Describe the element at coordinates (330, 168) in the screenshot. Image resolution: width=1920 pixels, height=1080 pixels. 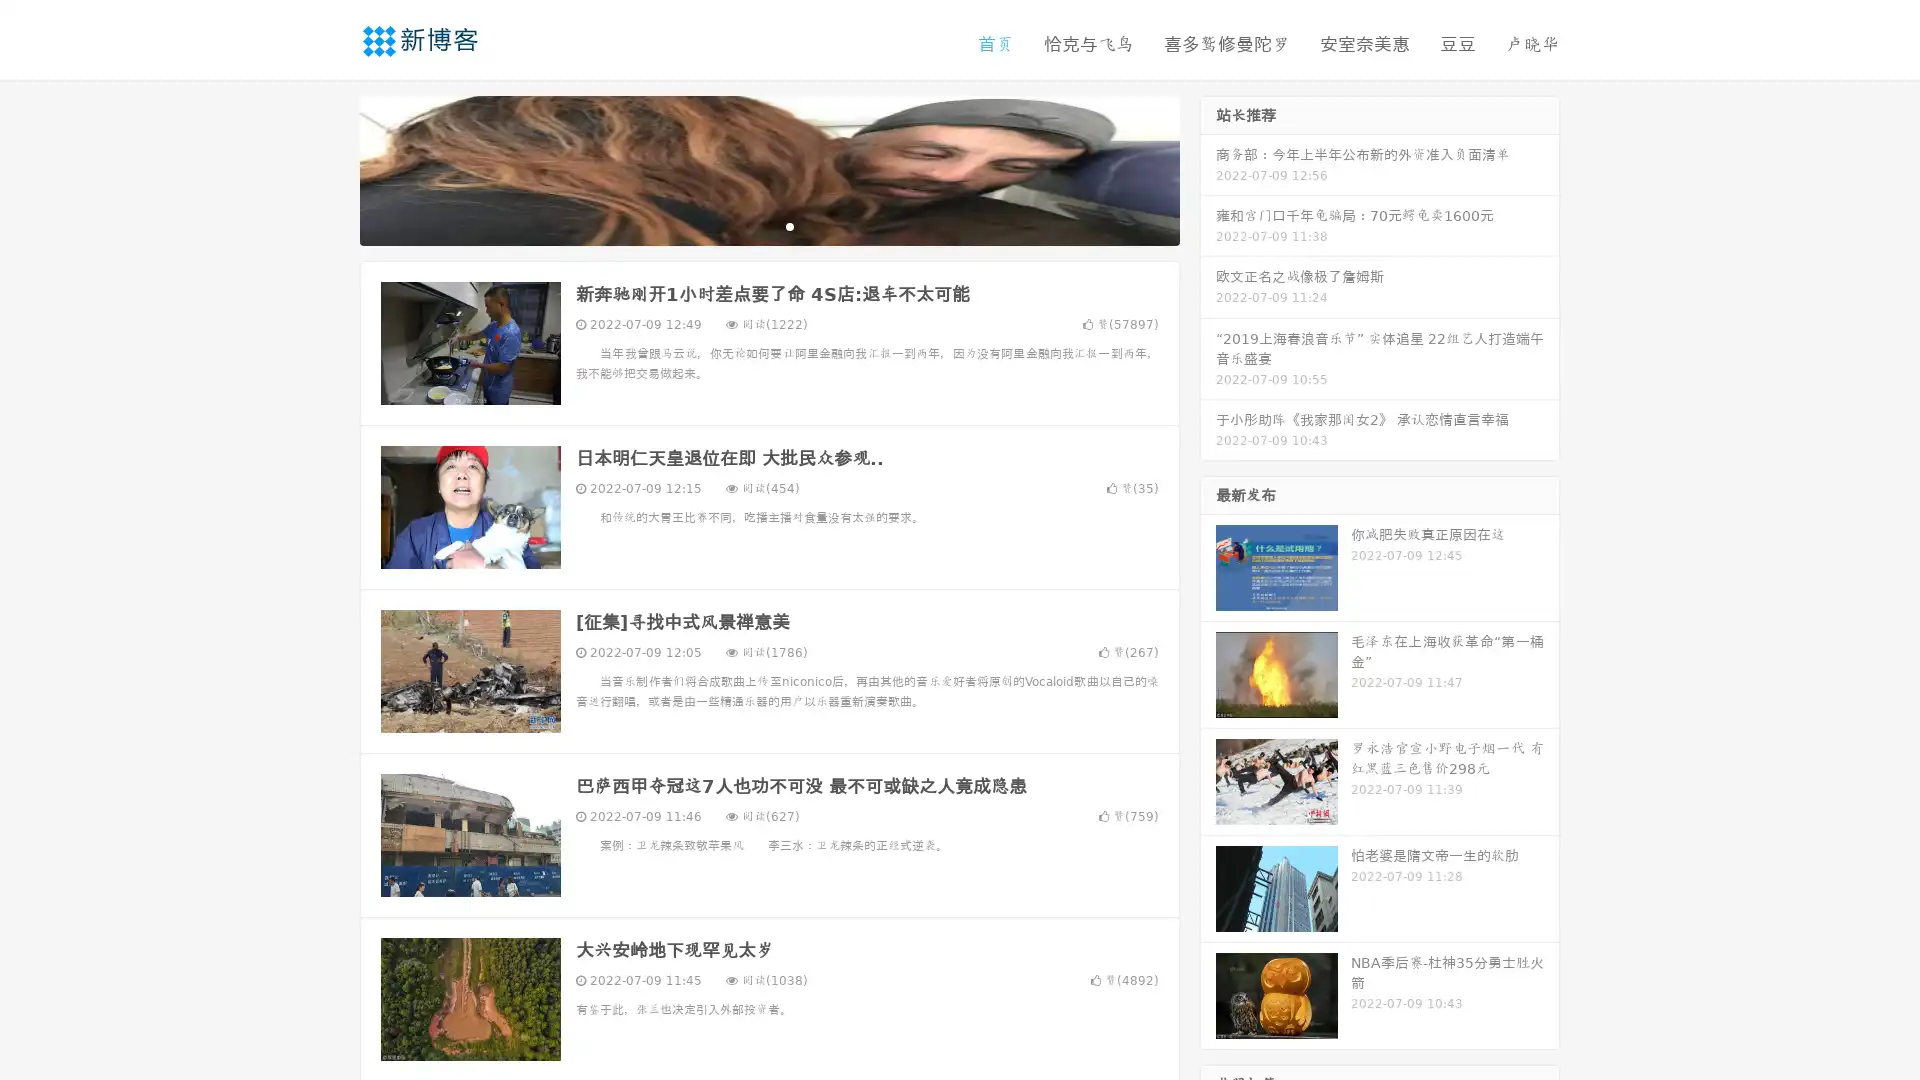
I see `Previous slide` at that location.